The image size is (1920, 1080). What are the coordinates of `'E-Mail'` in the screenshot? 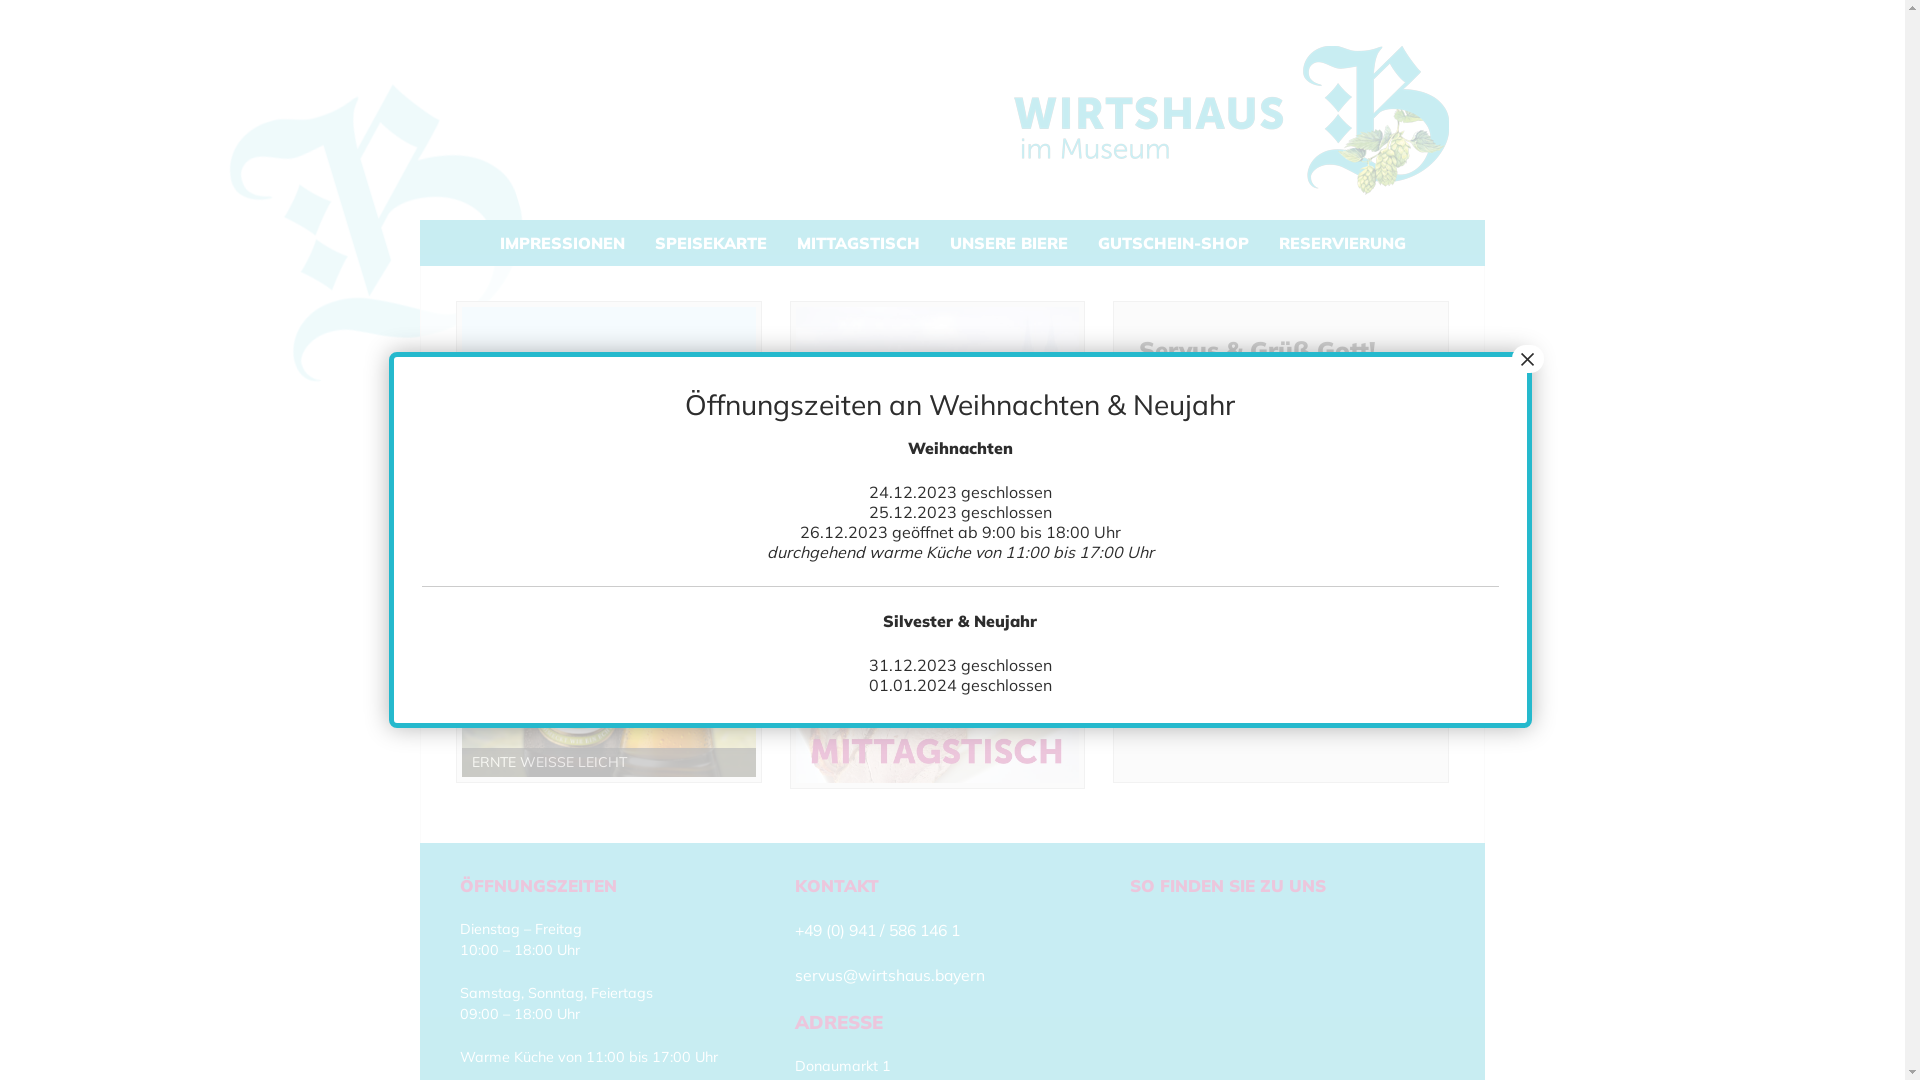 It's located at (1289, 496).